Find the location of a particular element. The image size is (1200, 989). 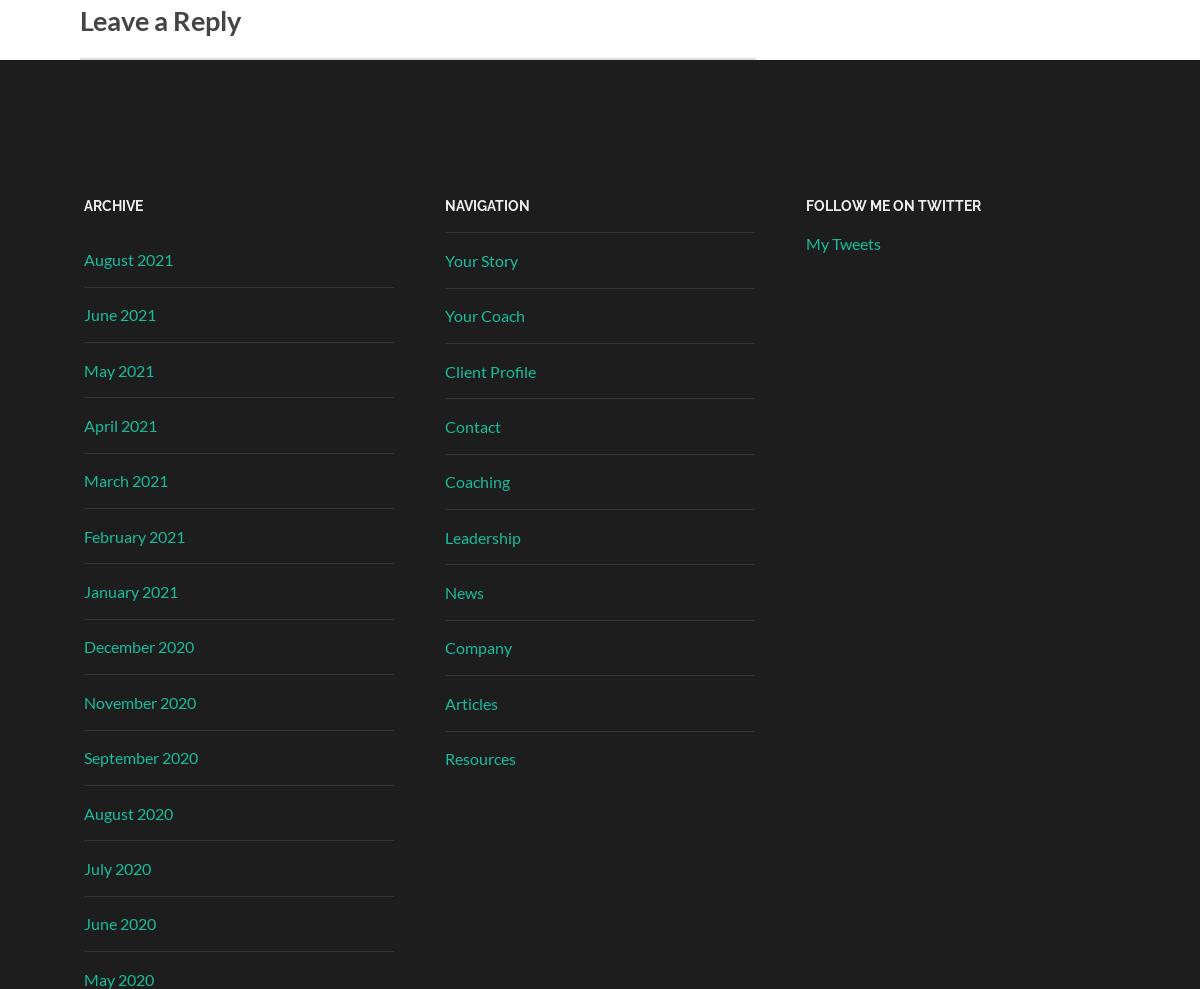

'November 2020' is located at coordinates (140, 700).